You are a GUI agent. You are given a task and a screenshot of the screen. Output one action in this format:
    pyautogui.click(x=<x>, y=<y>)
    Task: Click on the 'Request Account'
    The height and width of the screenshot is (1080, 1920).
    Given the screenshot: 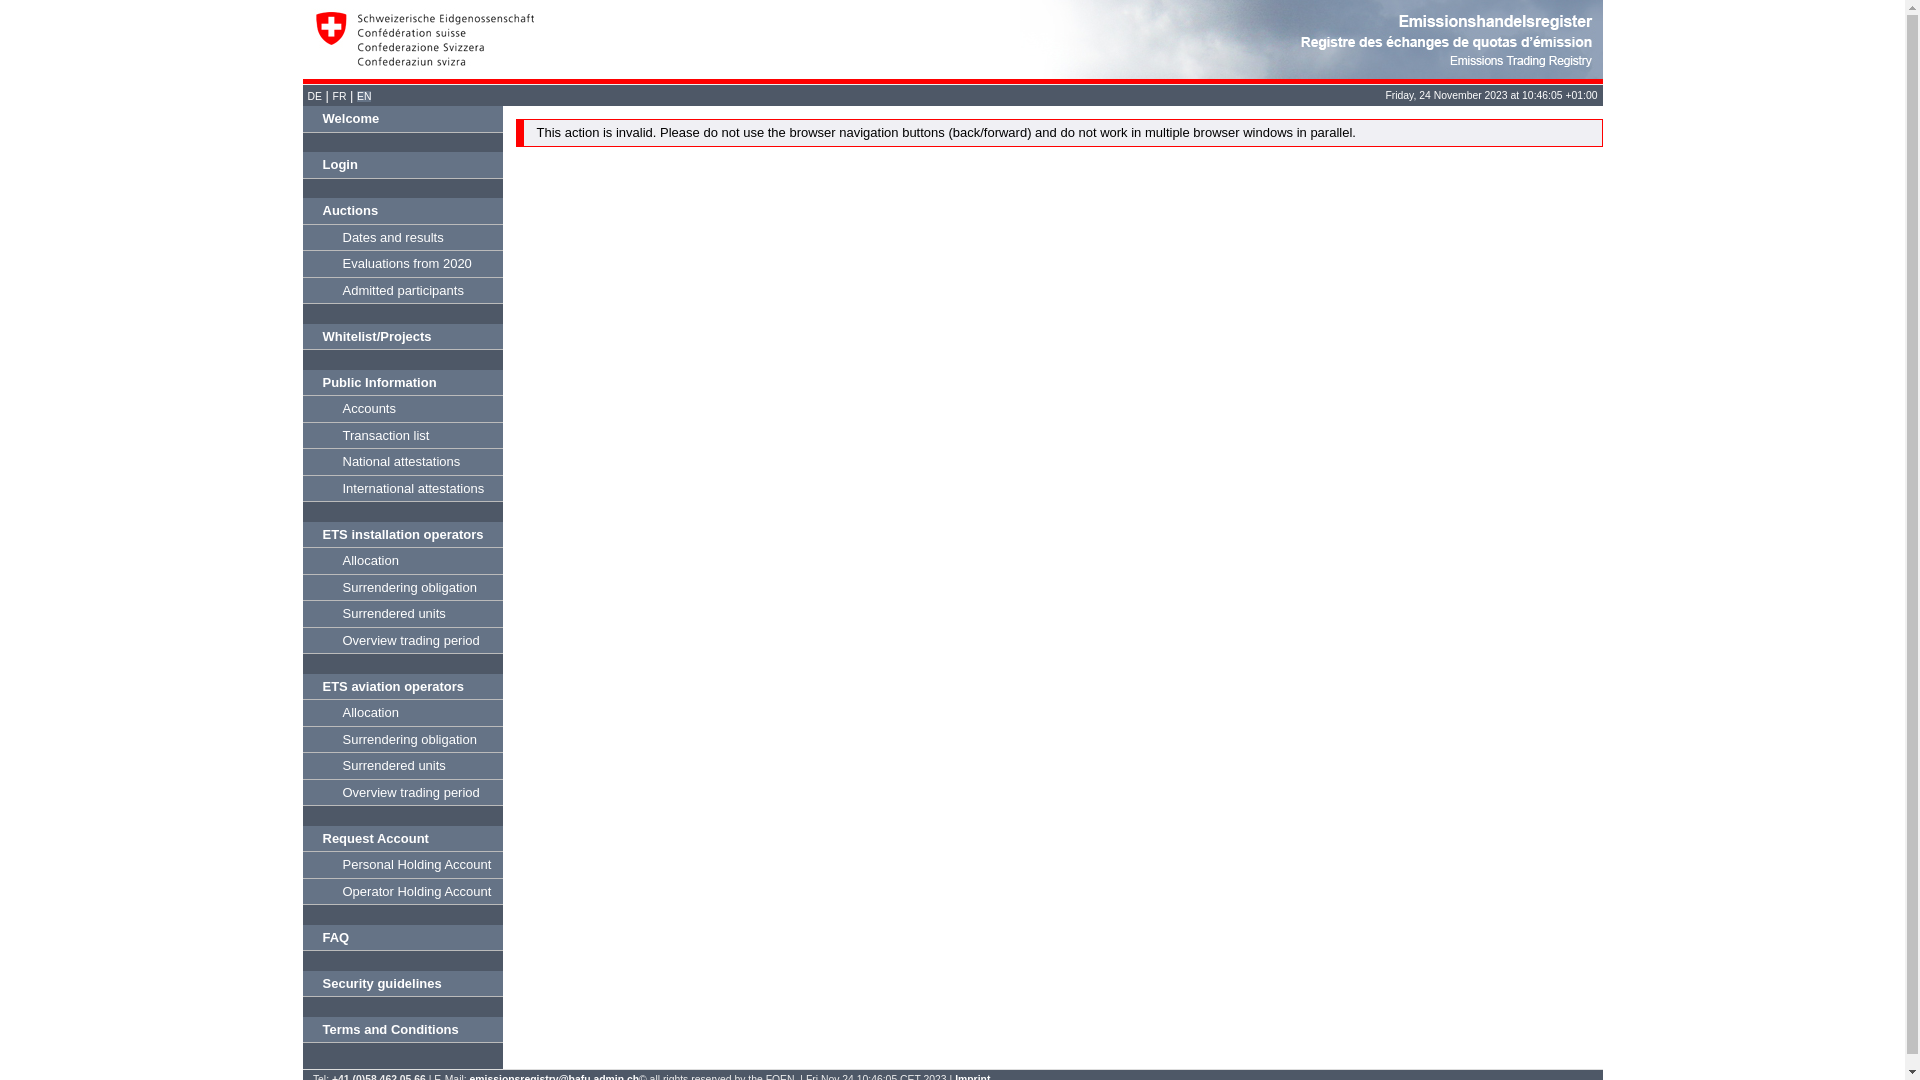 What is the action you would take?
    pyautogui.click(x=301, y=839)
    